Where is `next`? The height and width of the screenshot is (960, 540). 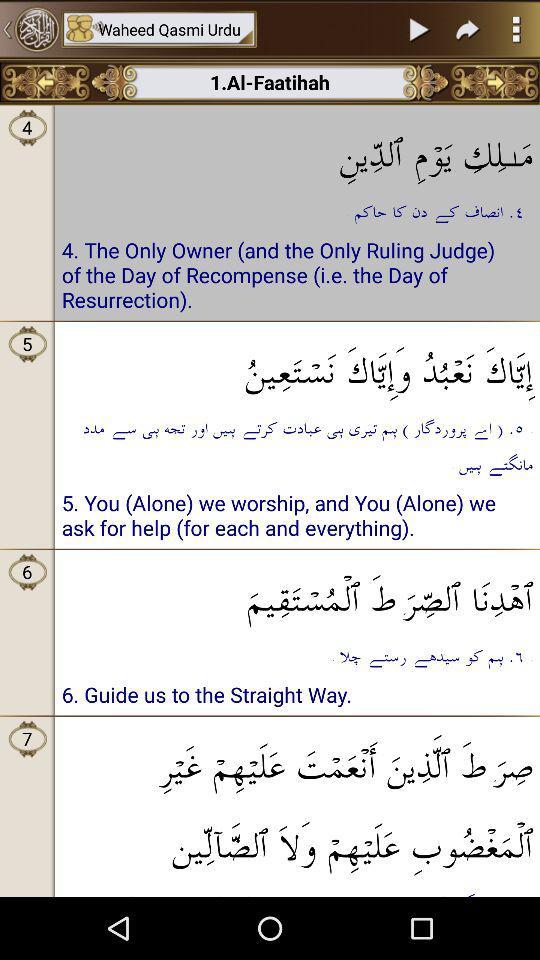
next is located at coordinates (493, 82).